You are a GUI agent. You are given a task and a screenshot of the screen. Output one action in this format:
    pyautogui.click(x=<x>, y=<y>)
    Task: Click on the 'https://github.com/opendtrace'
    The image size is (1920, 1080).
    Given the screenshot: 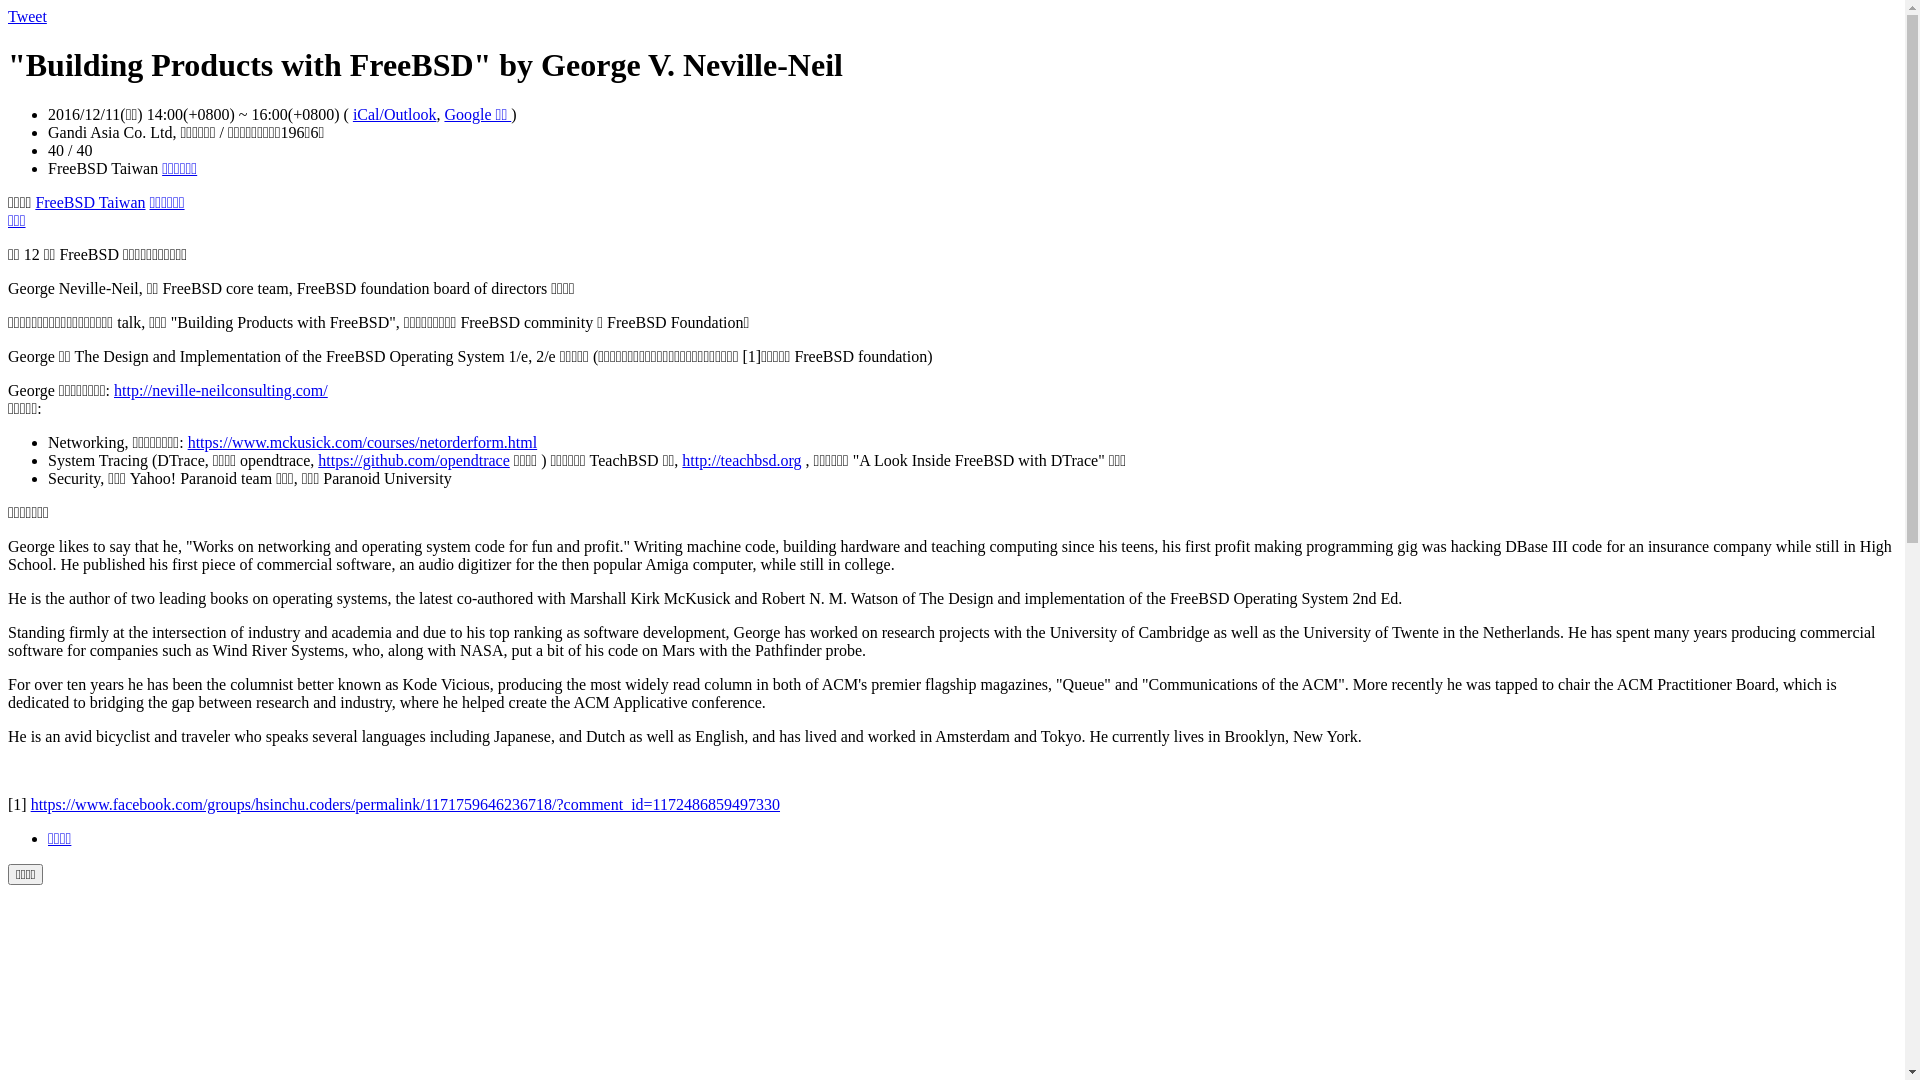 What is the action you would take?
    pyautogui.click(x=412, y=460)
    